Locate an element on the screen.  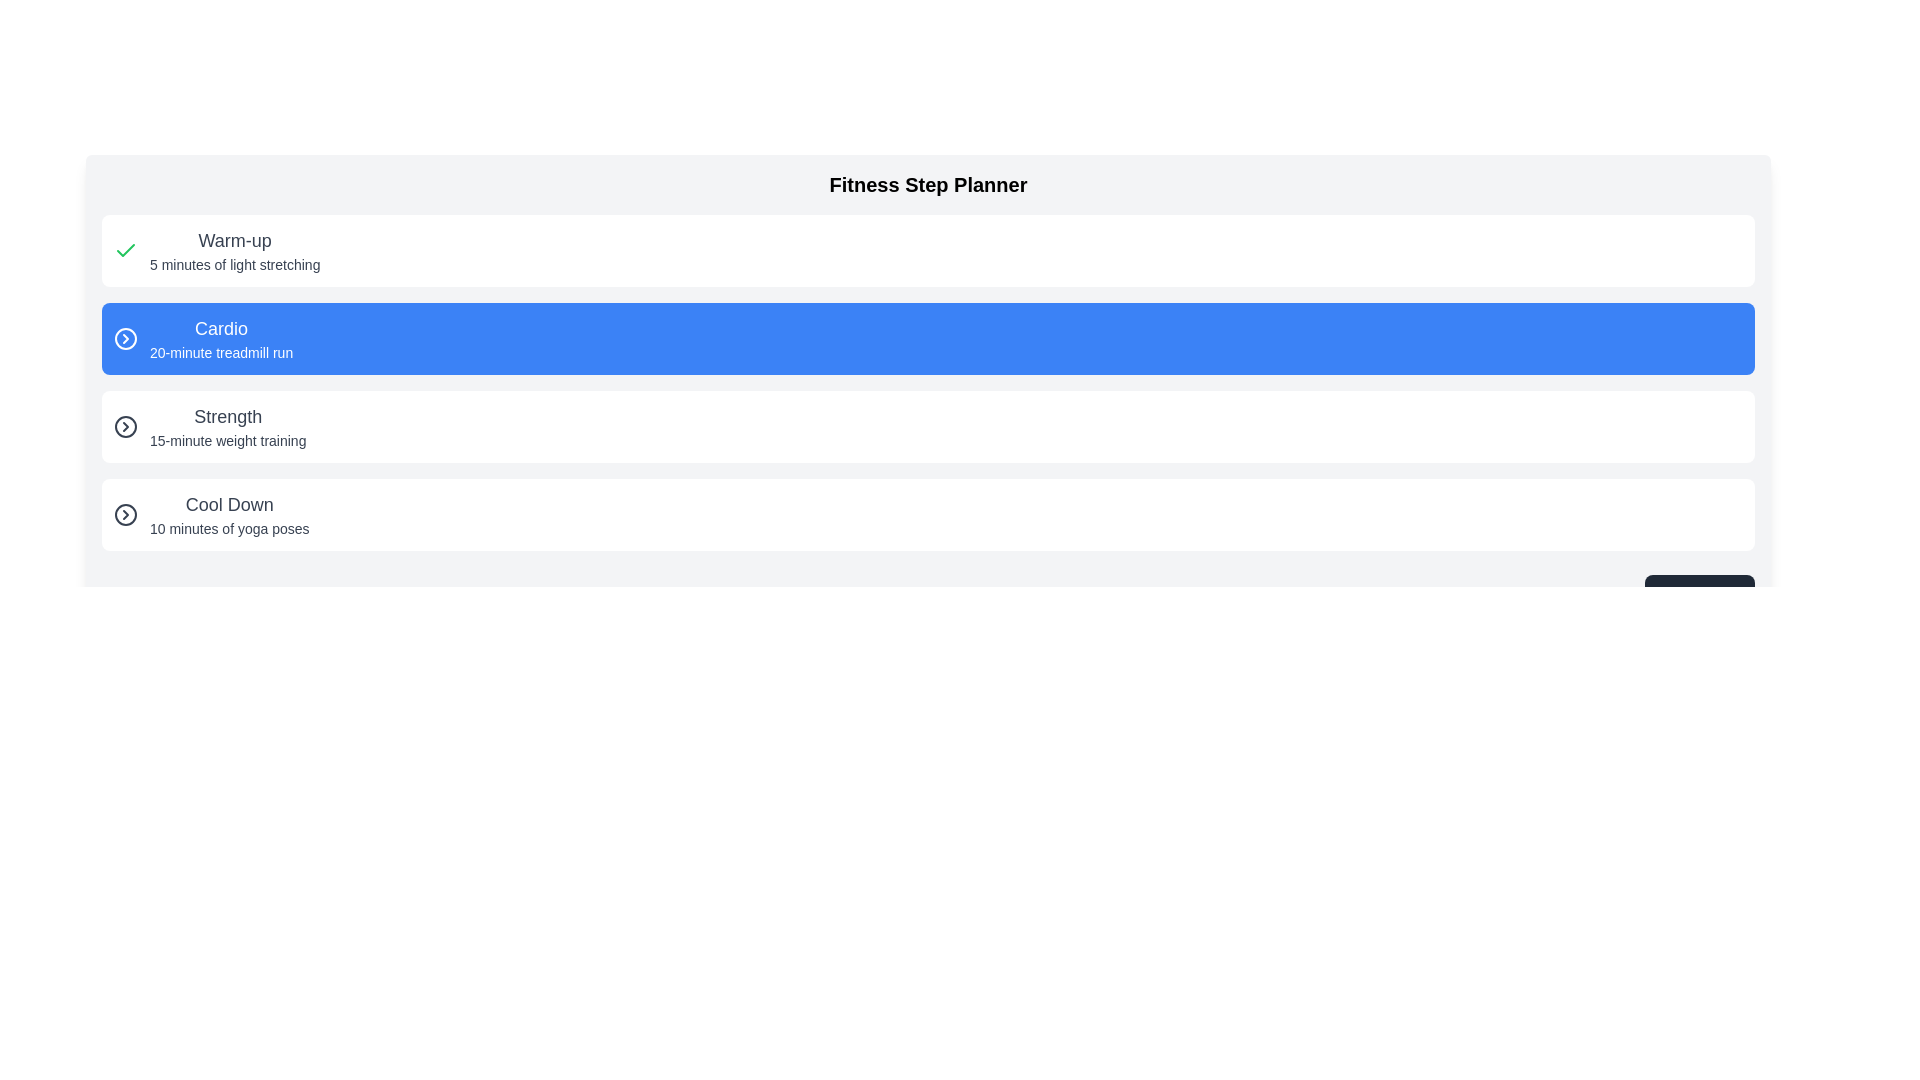
the text label that reads '5 minutes of light stretching', positioned directly beneath the 'Warm-up' heading is located at coordinates (235, 264).